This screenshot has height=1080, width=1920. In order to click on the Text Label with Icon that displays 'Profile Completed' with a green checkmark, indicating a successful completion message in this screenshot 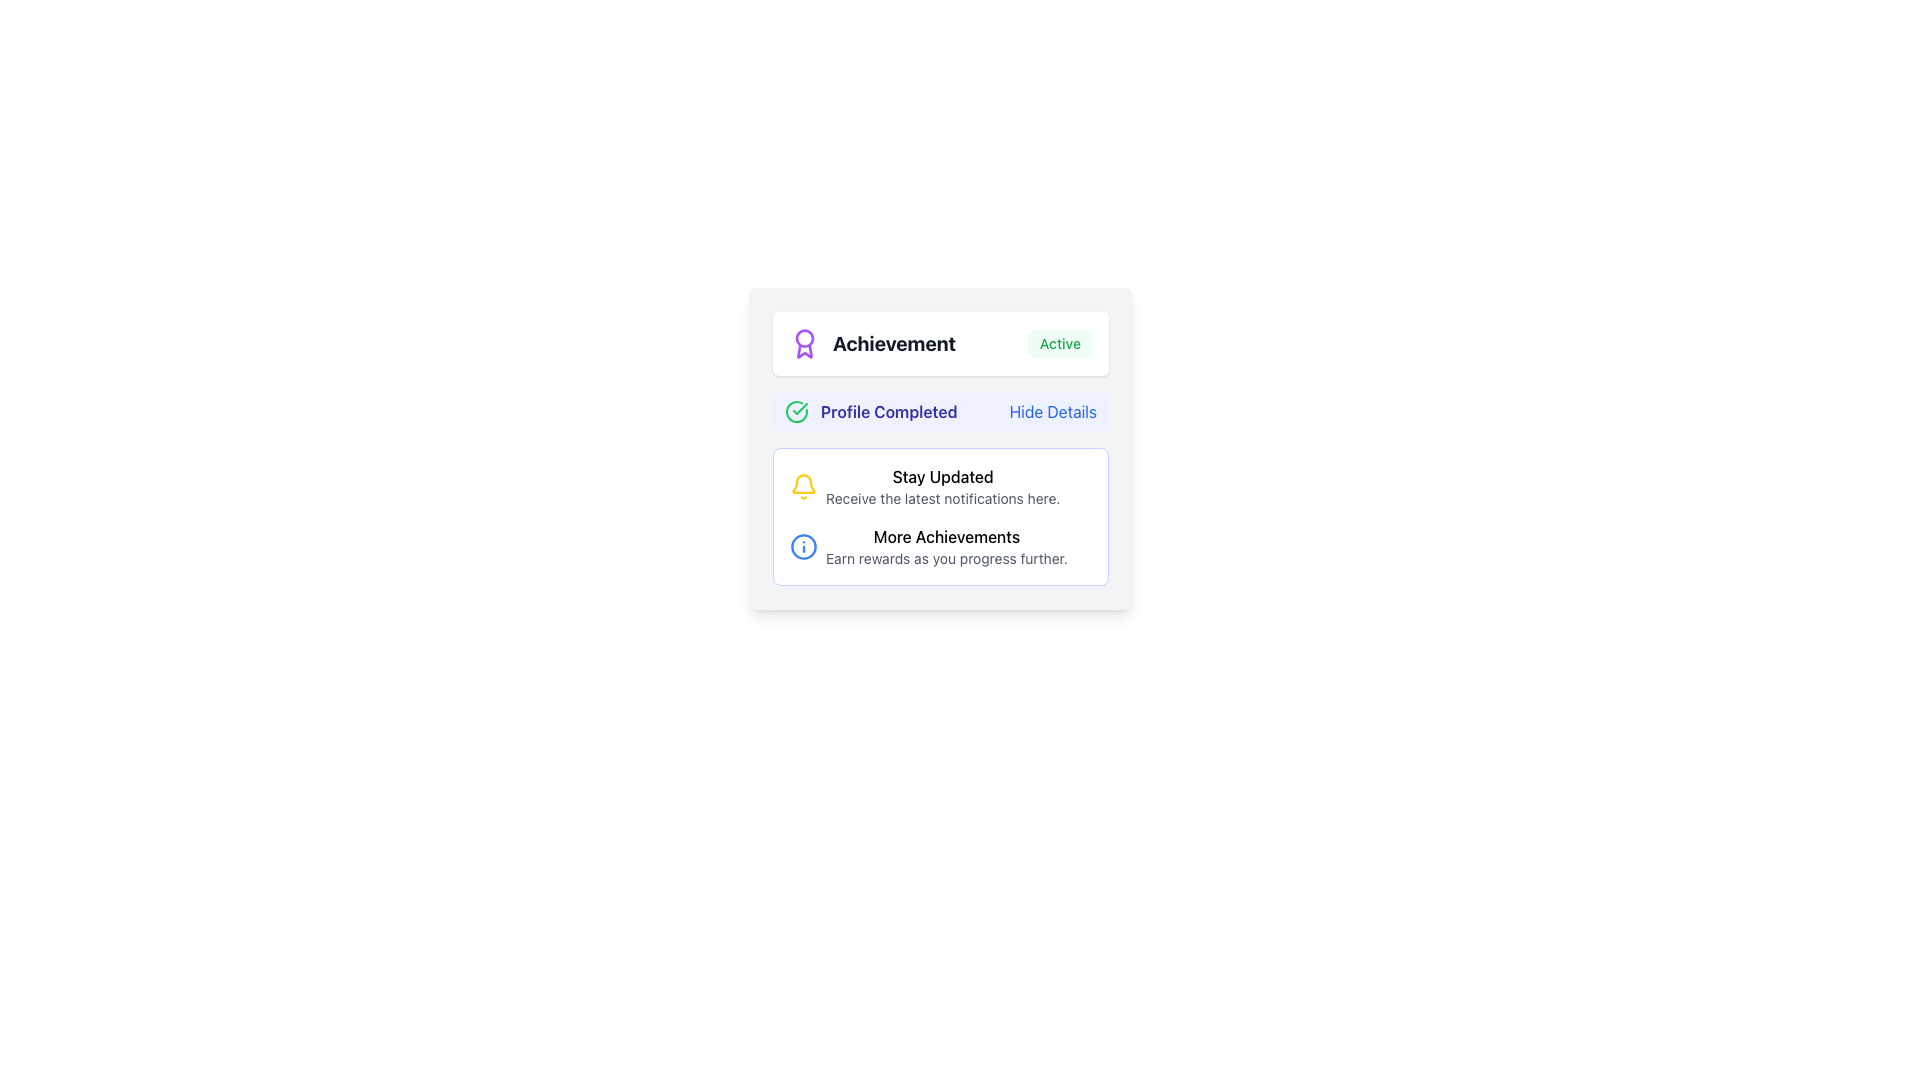, I will do `click(871, 411)`.